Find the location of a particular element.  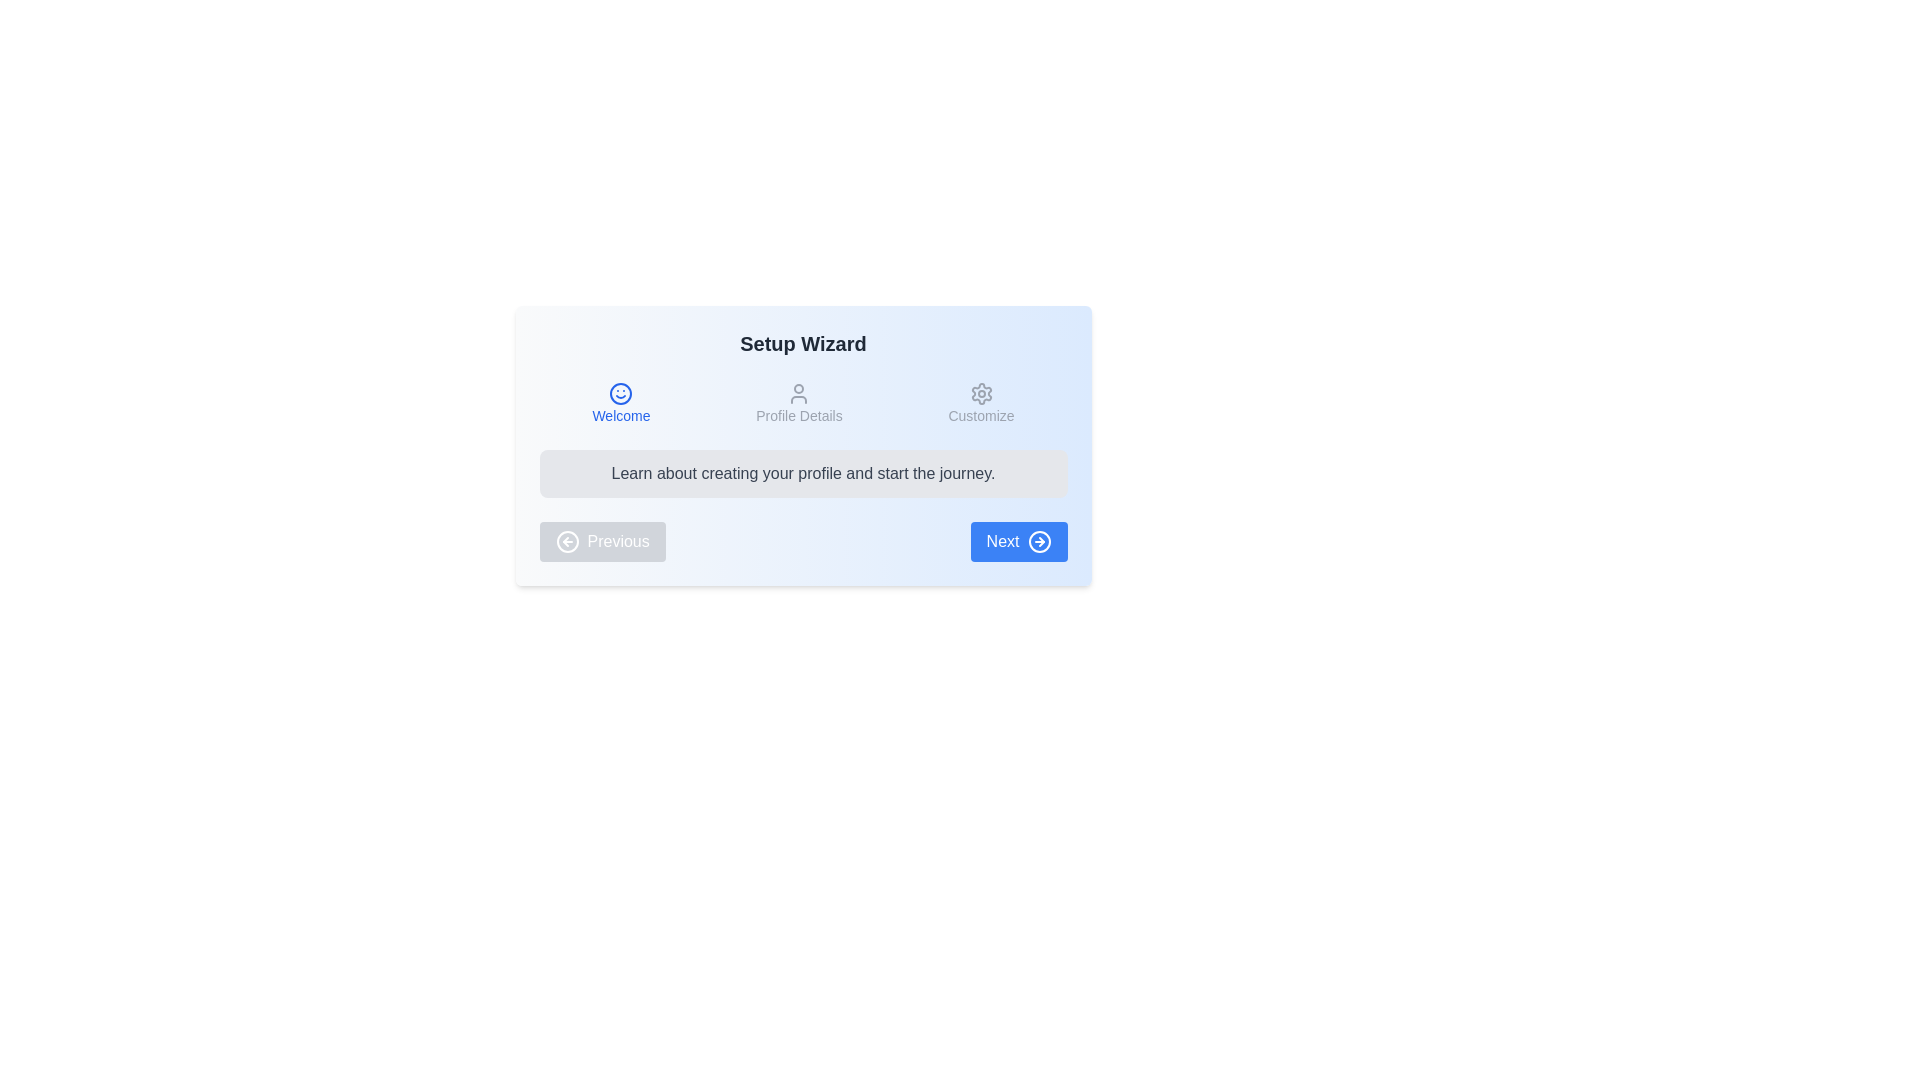

the left-pointing circular arrow icon located inside the 'Previous' button at the bottom-left of the interface is located at coordinates (566, 542).